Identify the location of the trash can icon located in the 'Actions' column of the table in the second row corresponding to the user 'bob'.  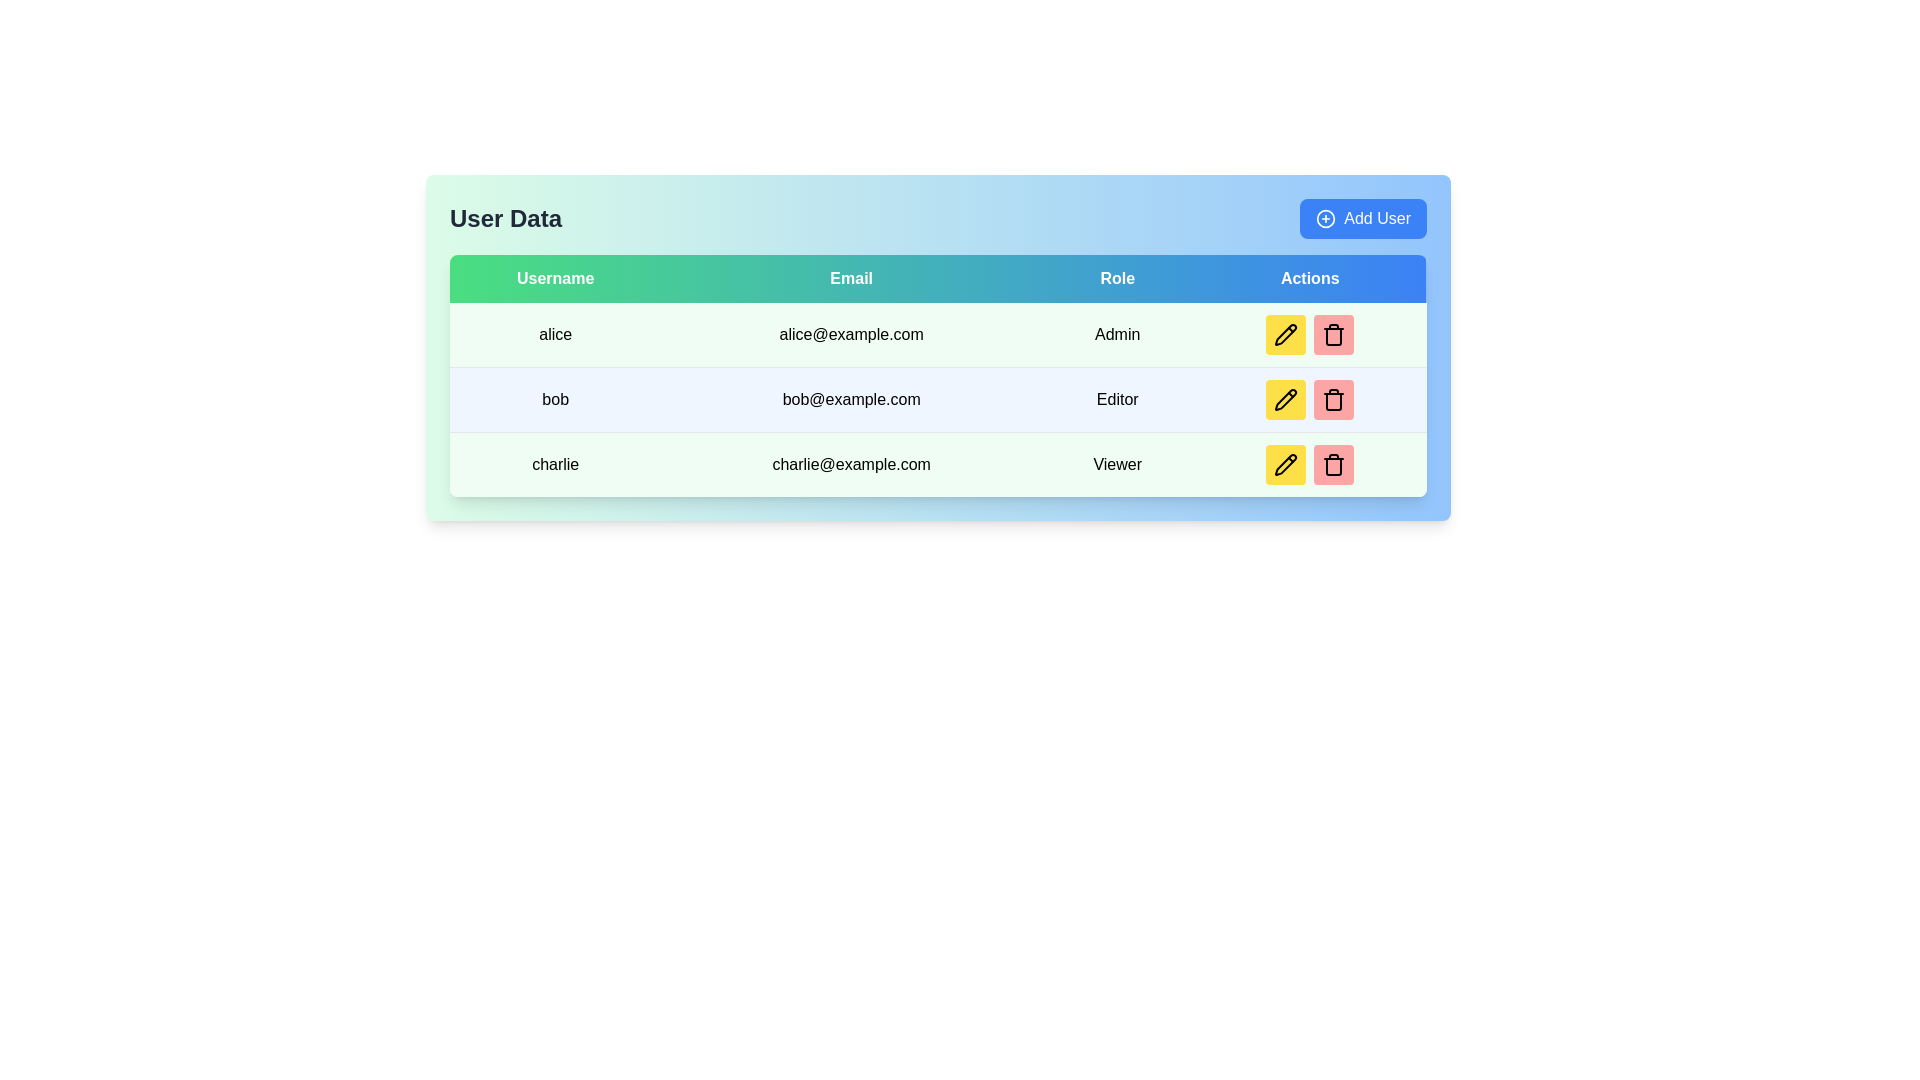
(1334, 400).